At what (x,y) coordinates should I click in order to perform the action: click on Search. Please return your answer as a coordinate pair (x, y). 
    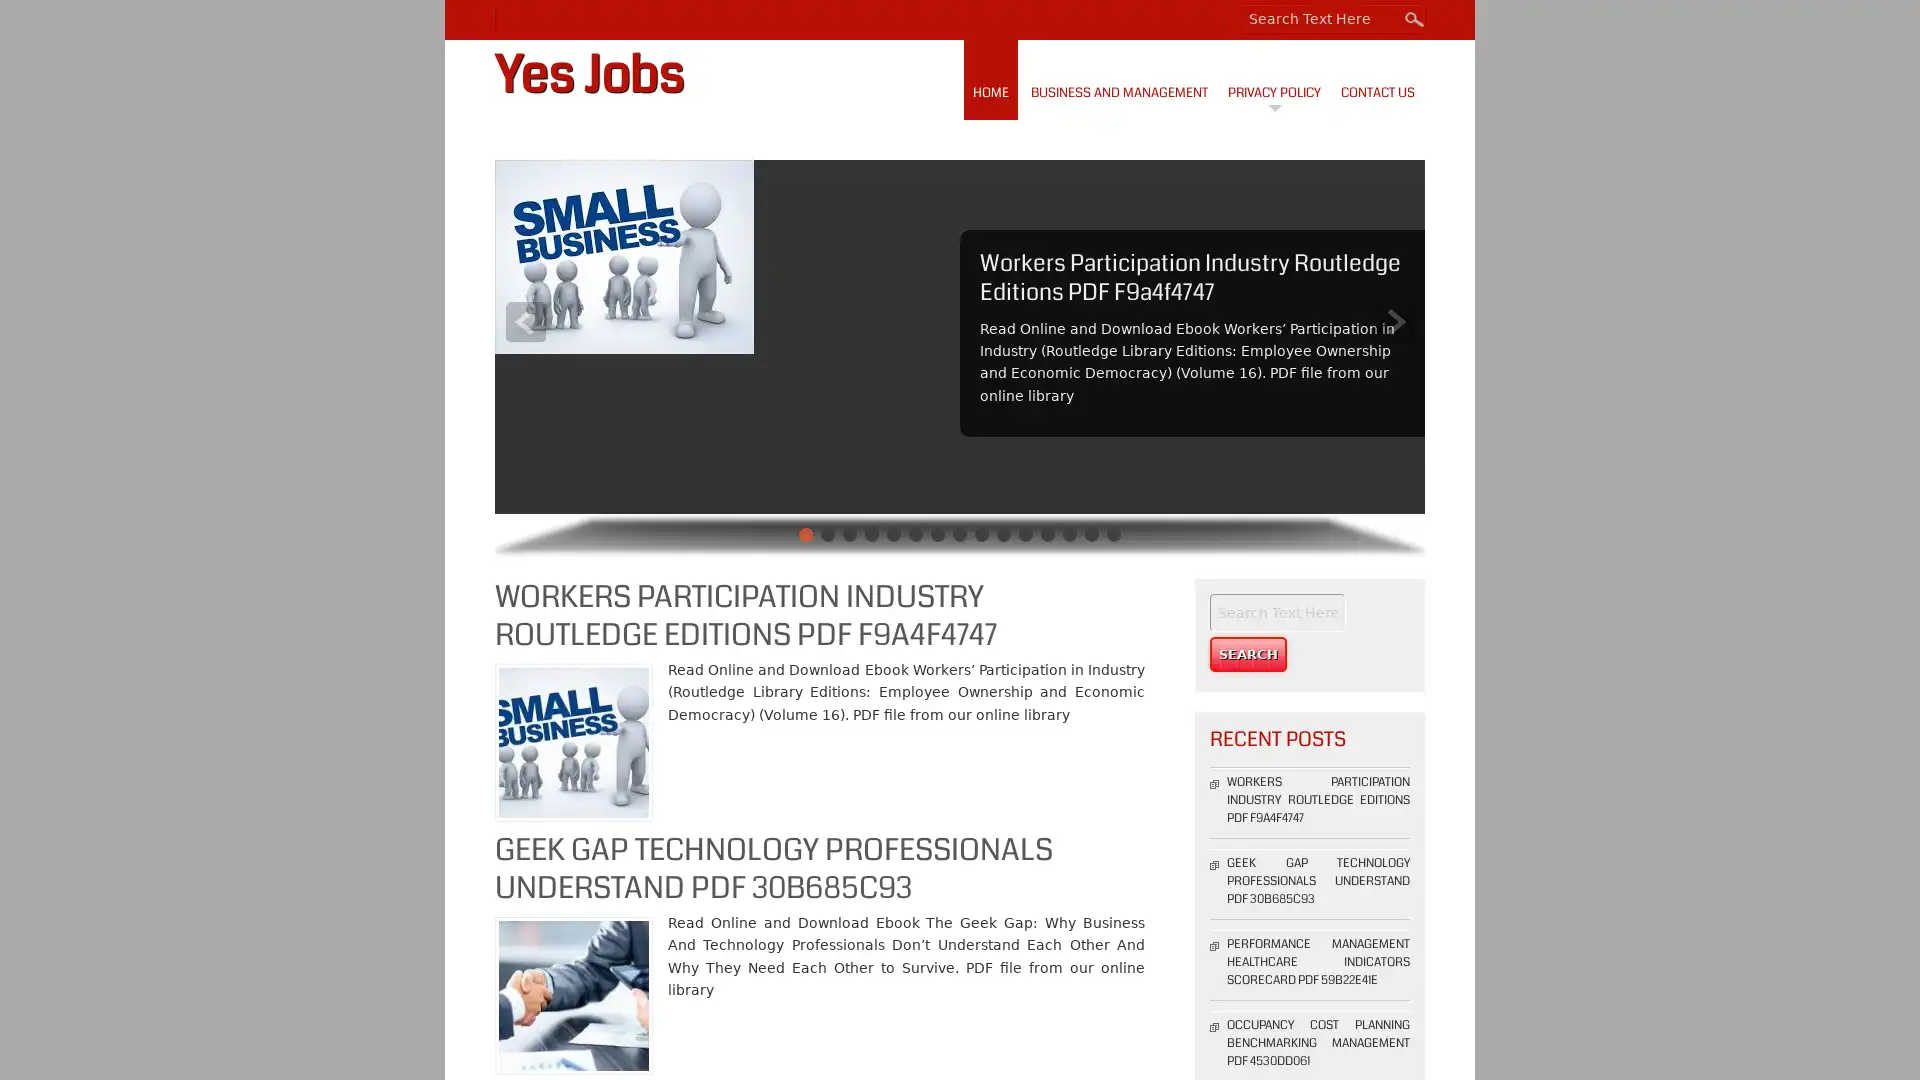
    Looking at the image, I should click on (1247, 654).